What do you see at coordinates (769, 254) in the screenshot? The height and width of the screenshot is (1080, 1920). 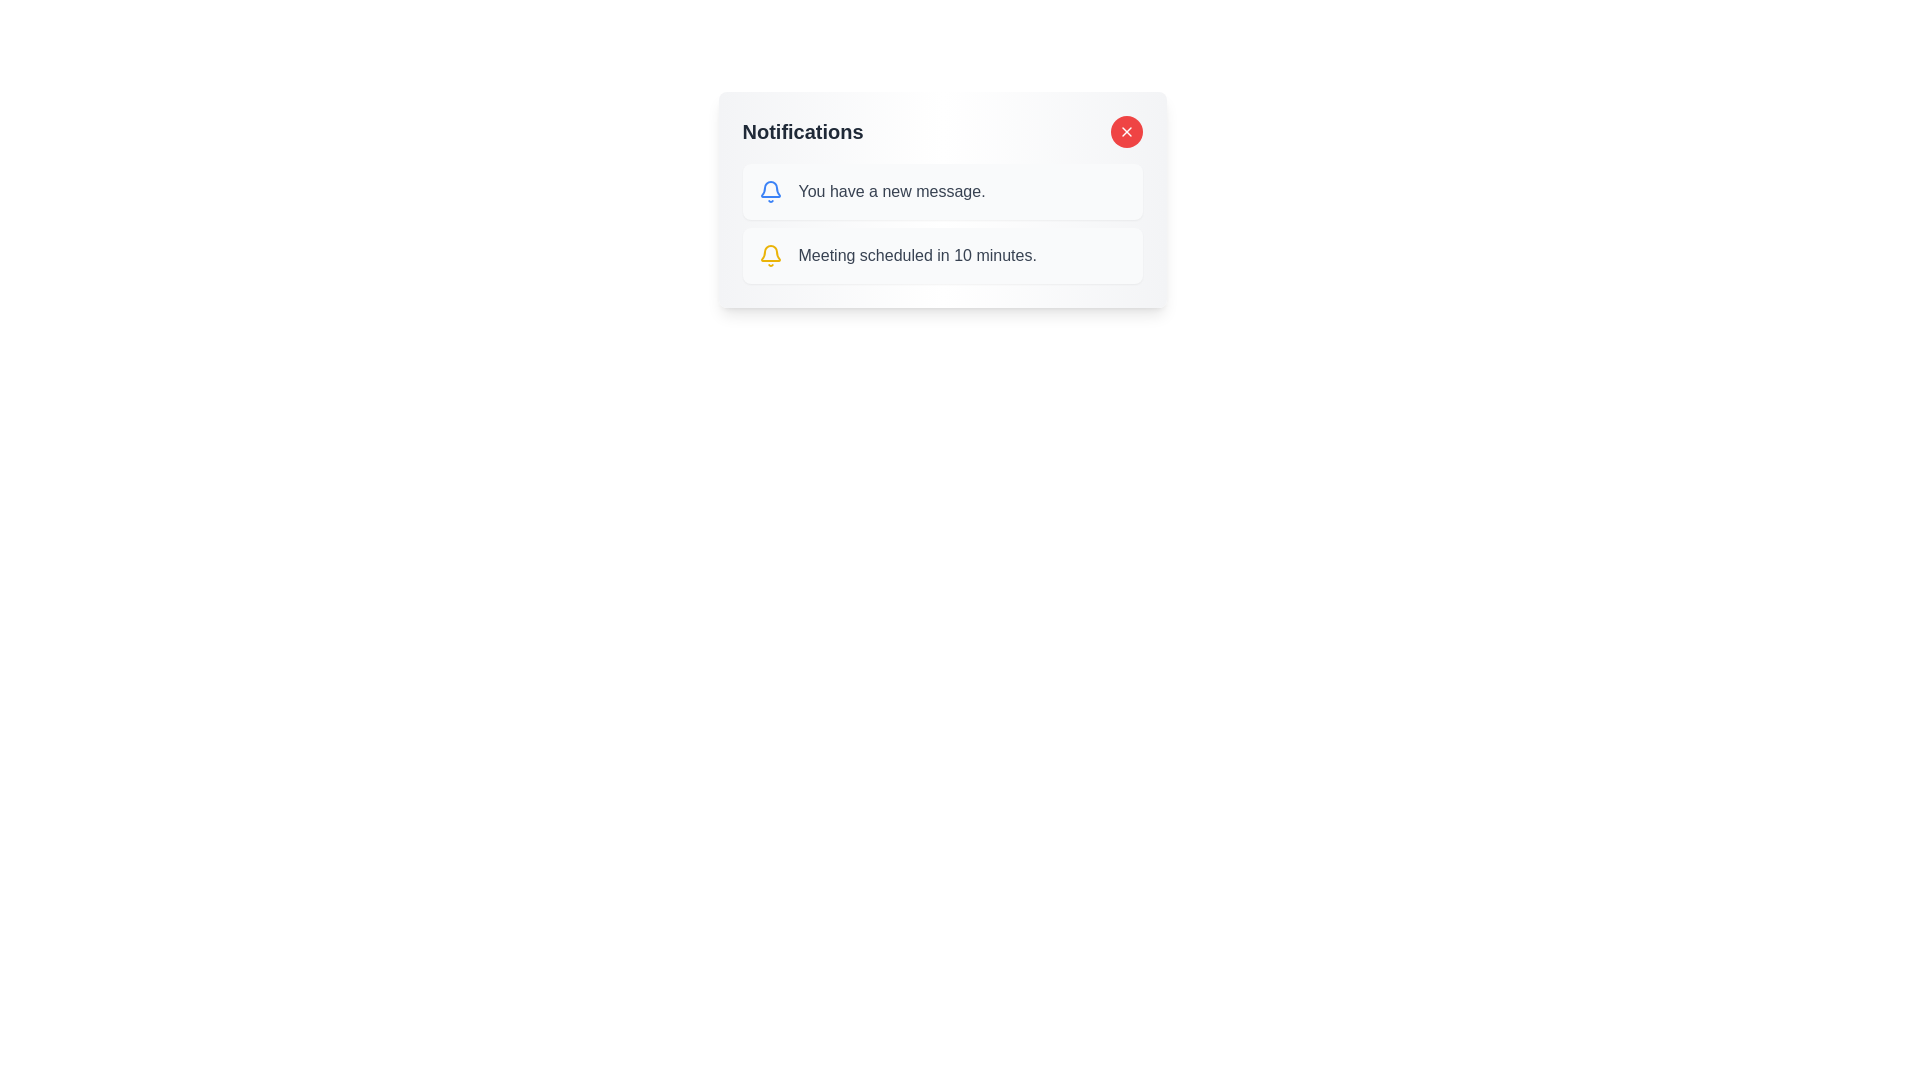 I see `the yellow bell-shaped icon located in the left section of the second notification row within the notification panel` at bounding box center [769, 254].